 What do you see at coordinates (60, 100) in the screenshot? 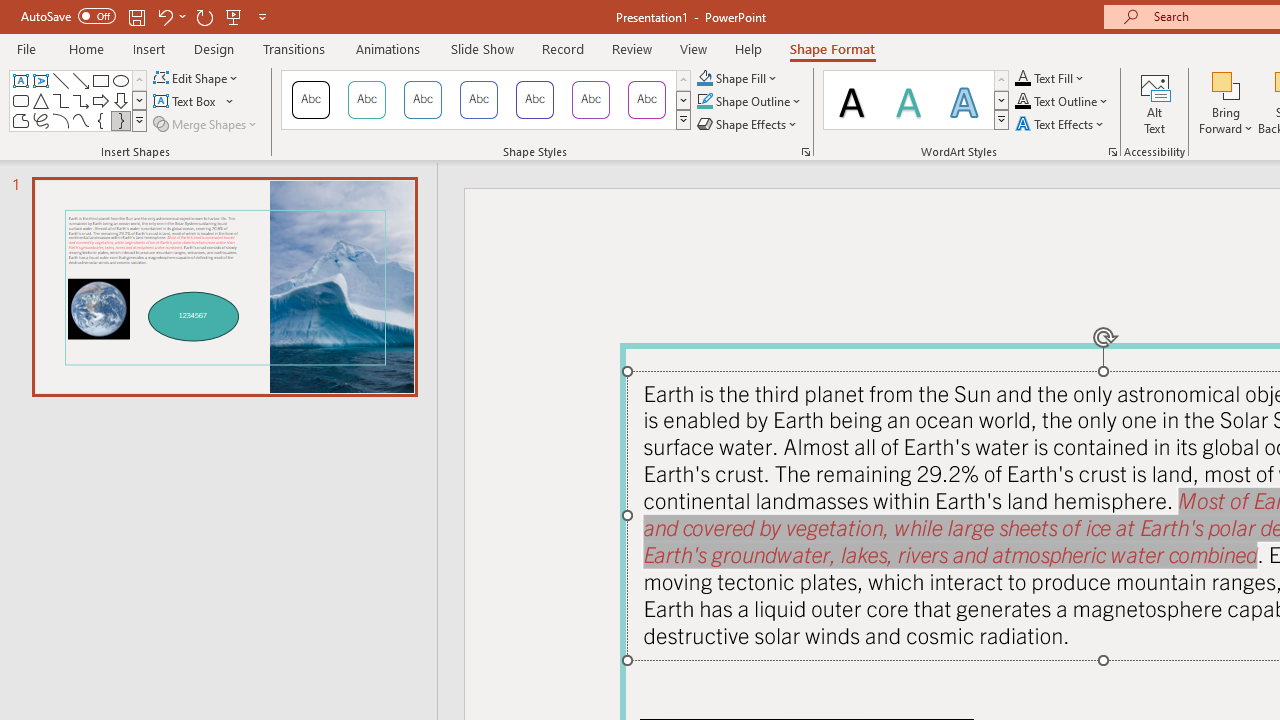
I see `'Connector: Elbow'` at bounding box center [60, 100].